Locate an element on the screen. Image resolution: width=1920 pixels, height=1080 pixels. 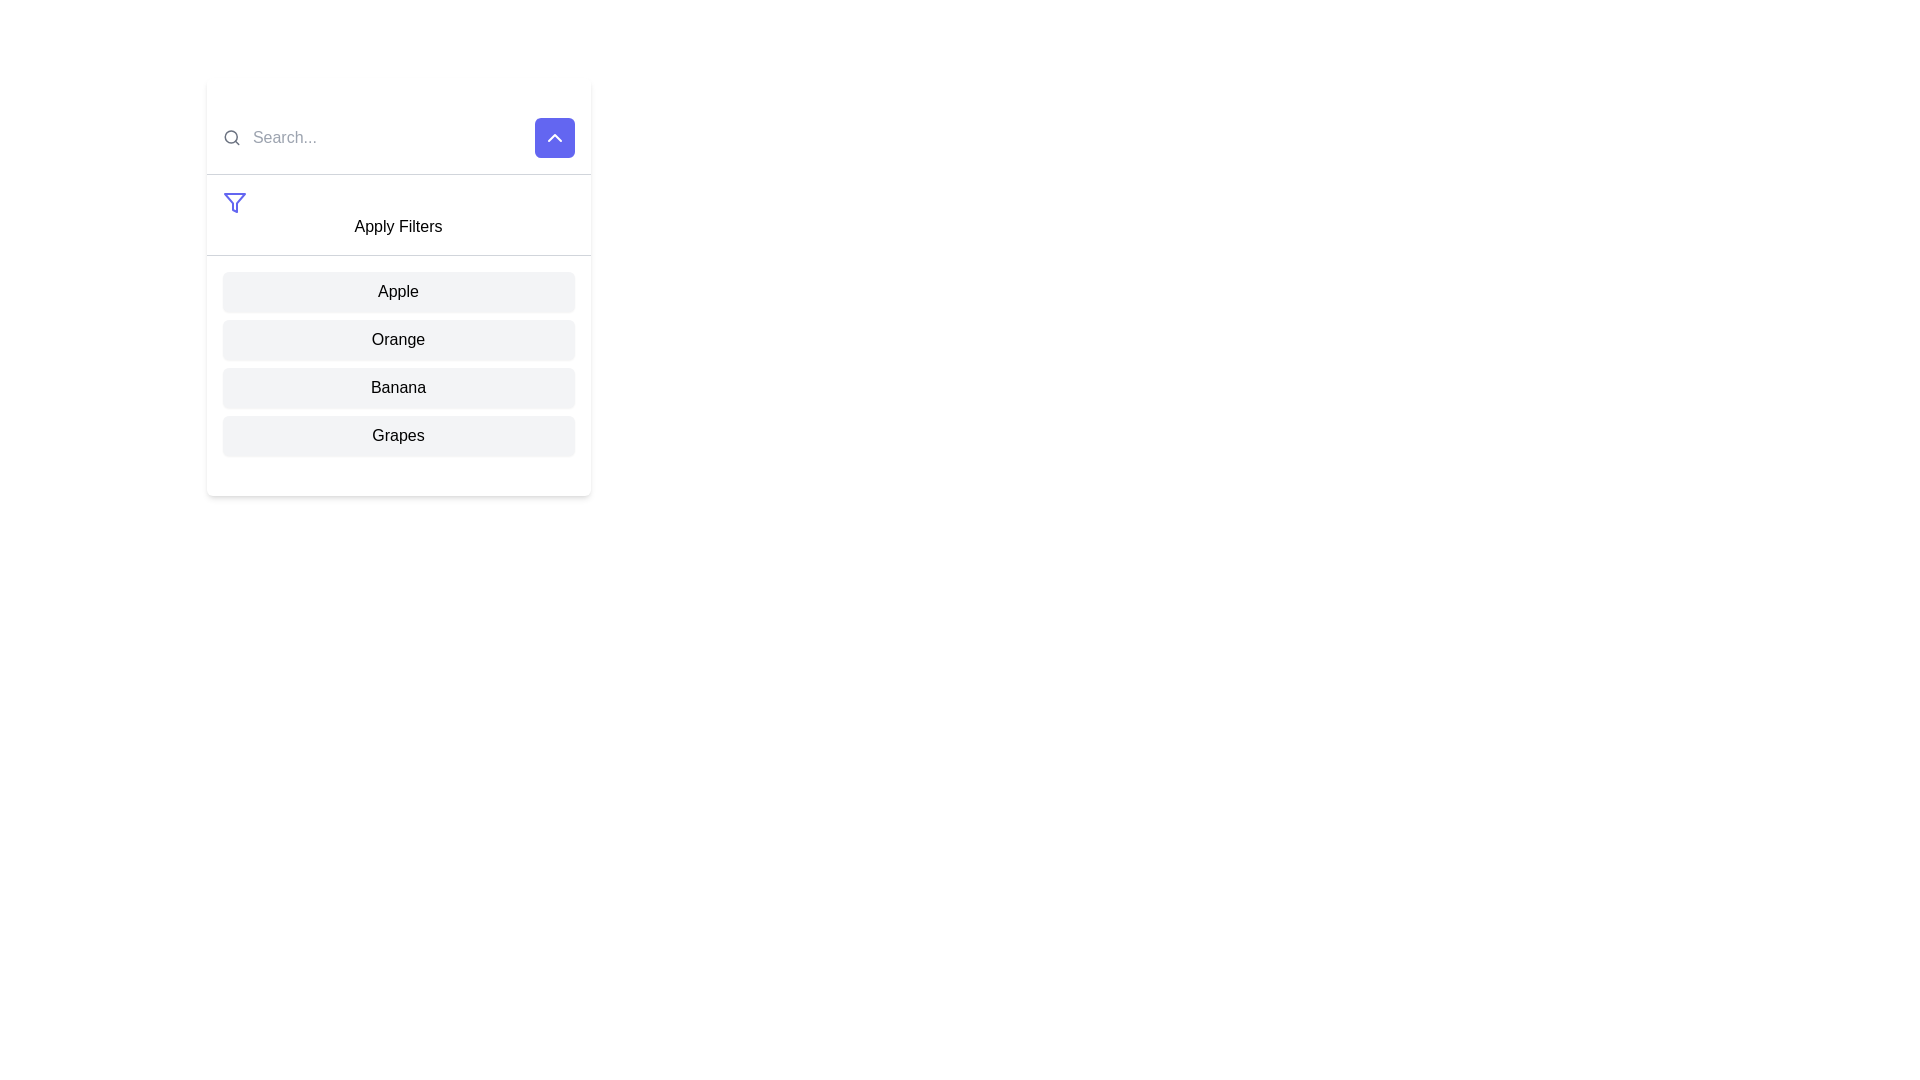
the filtering Icon located in the upper left of the 'Apply Filters' section, symbolizing its functionality is located at coordinates (234, 203).